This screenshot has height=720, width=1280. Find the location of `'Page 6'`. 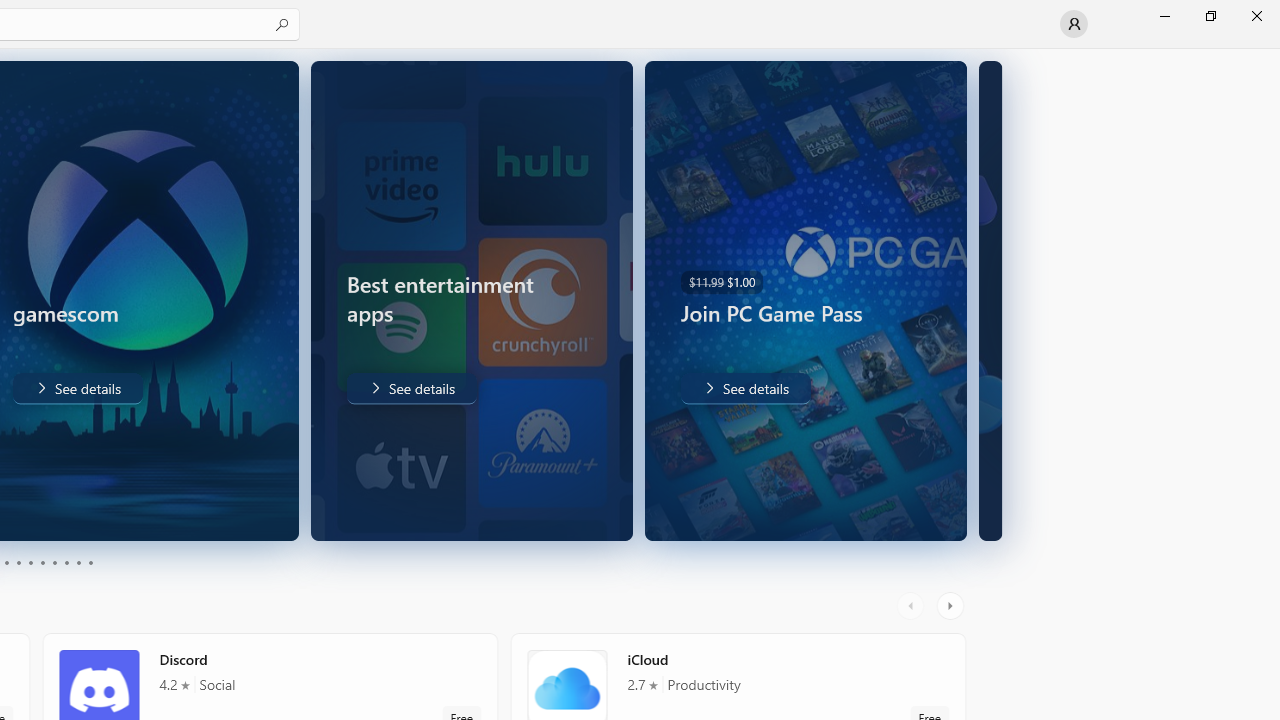

'Page 6' is located at coordinates (42, 563).